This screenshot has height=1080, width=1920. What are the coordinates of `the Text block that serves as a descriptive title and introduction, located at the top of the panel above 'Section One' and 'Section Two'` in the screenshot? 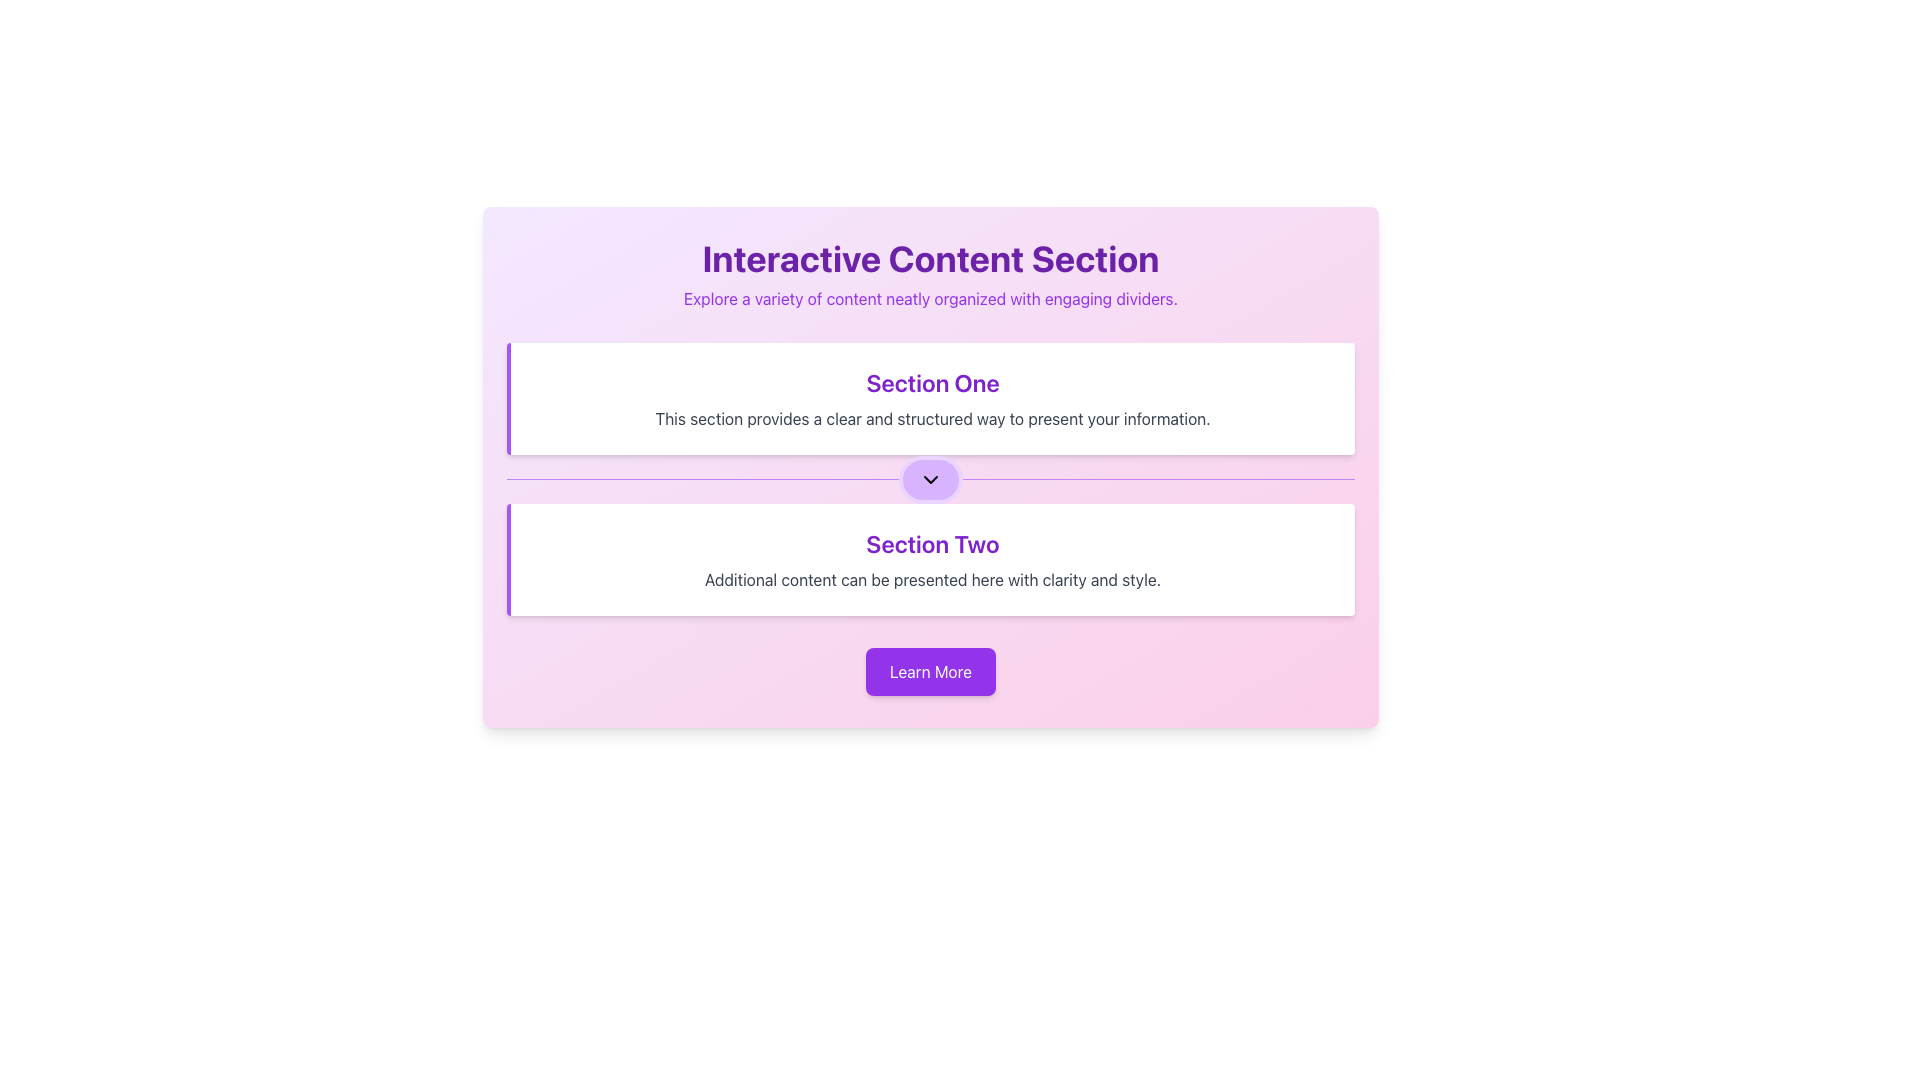 It's located at (930, 274).